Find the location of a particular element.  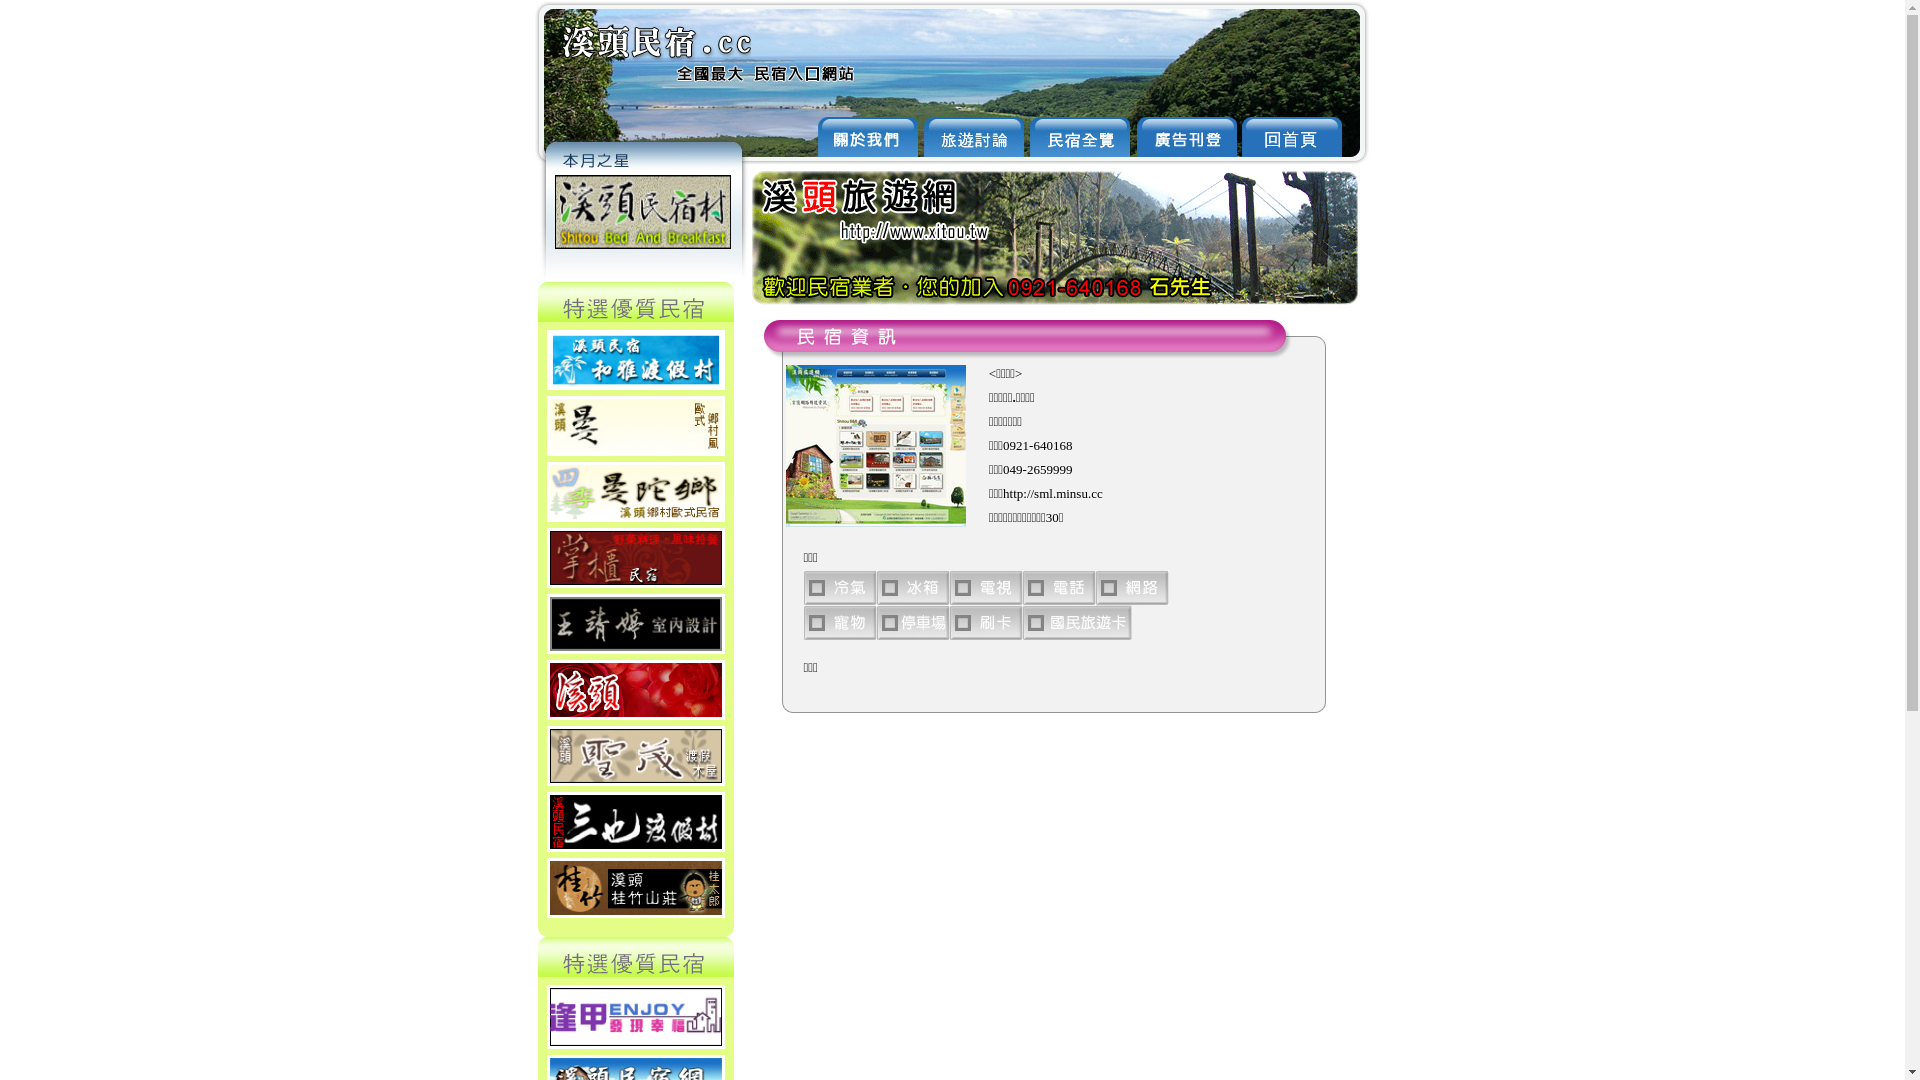

'http://sml.minsu.cc' is located at coordinates (1003, 493).